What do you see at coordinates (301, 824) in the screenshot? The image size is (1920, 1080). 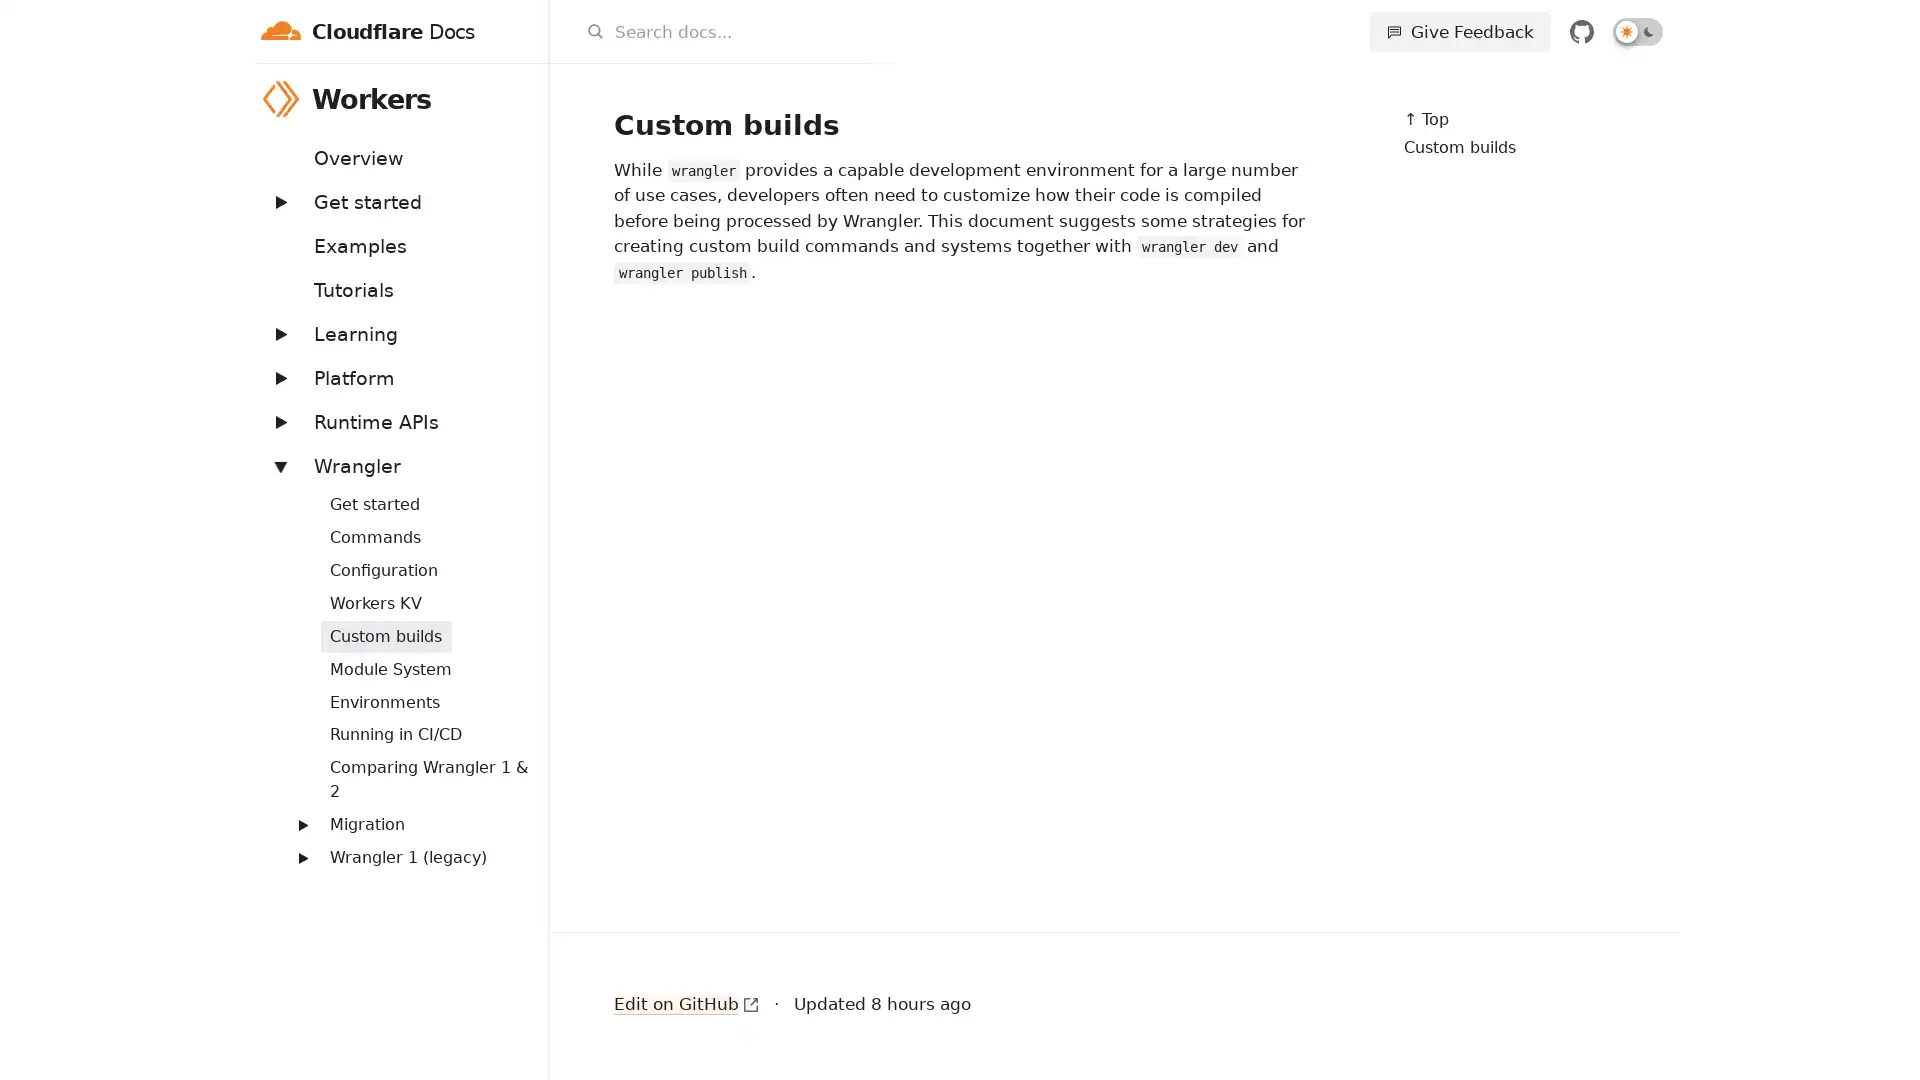 I see `Expand: Migration` at bounding box center [301, 824].